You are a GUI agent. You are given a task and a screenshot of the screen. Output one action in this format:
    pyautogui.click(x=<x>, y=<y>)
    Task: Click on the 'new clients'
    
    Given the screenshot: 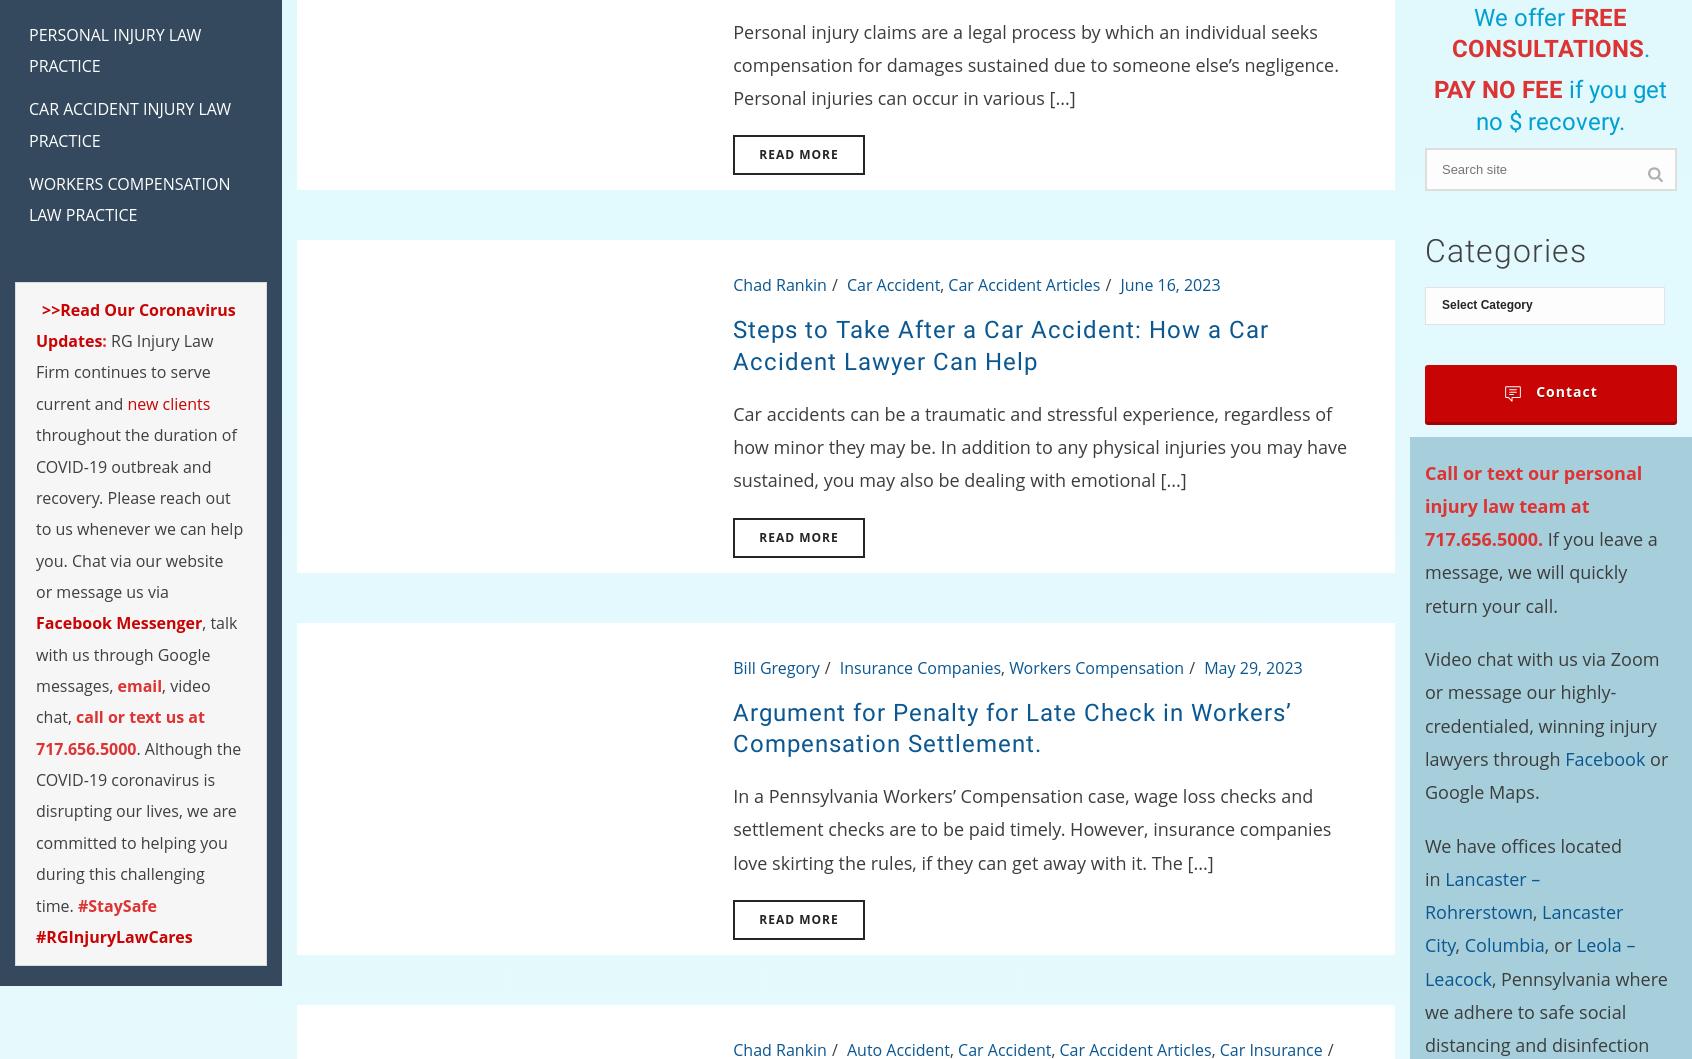 What is the action you would take?
    pyautogui.click(x=167, y=401)
    